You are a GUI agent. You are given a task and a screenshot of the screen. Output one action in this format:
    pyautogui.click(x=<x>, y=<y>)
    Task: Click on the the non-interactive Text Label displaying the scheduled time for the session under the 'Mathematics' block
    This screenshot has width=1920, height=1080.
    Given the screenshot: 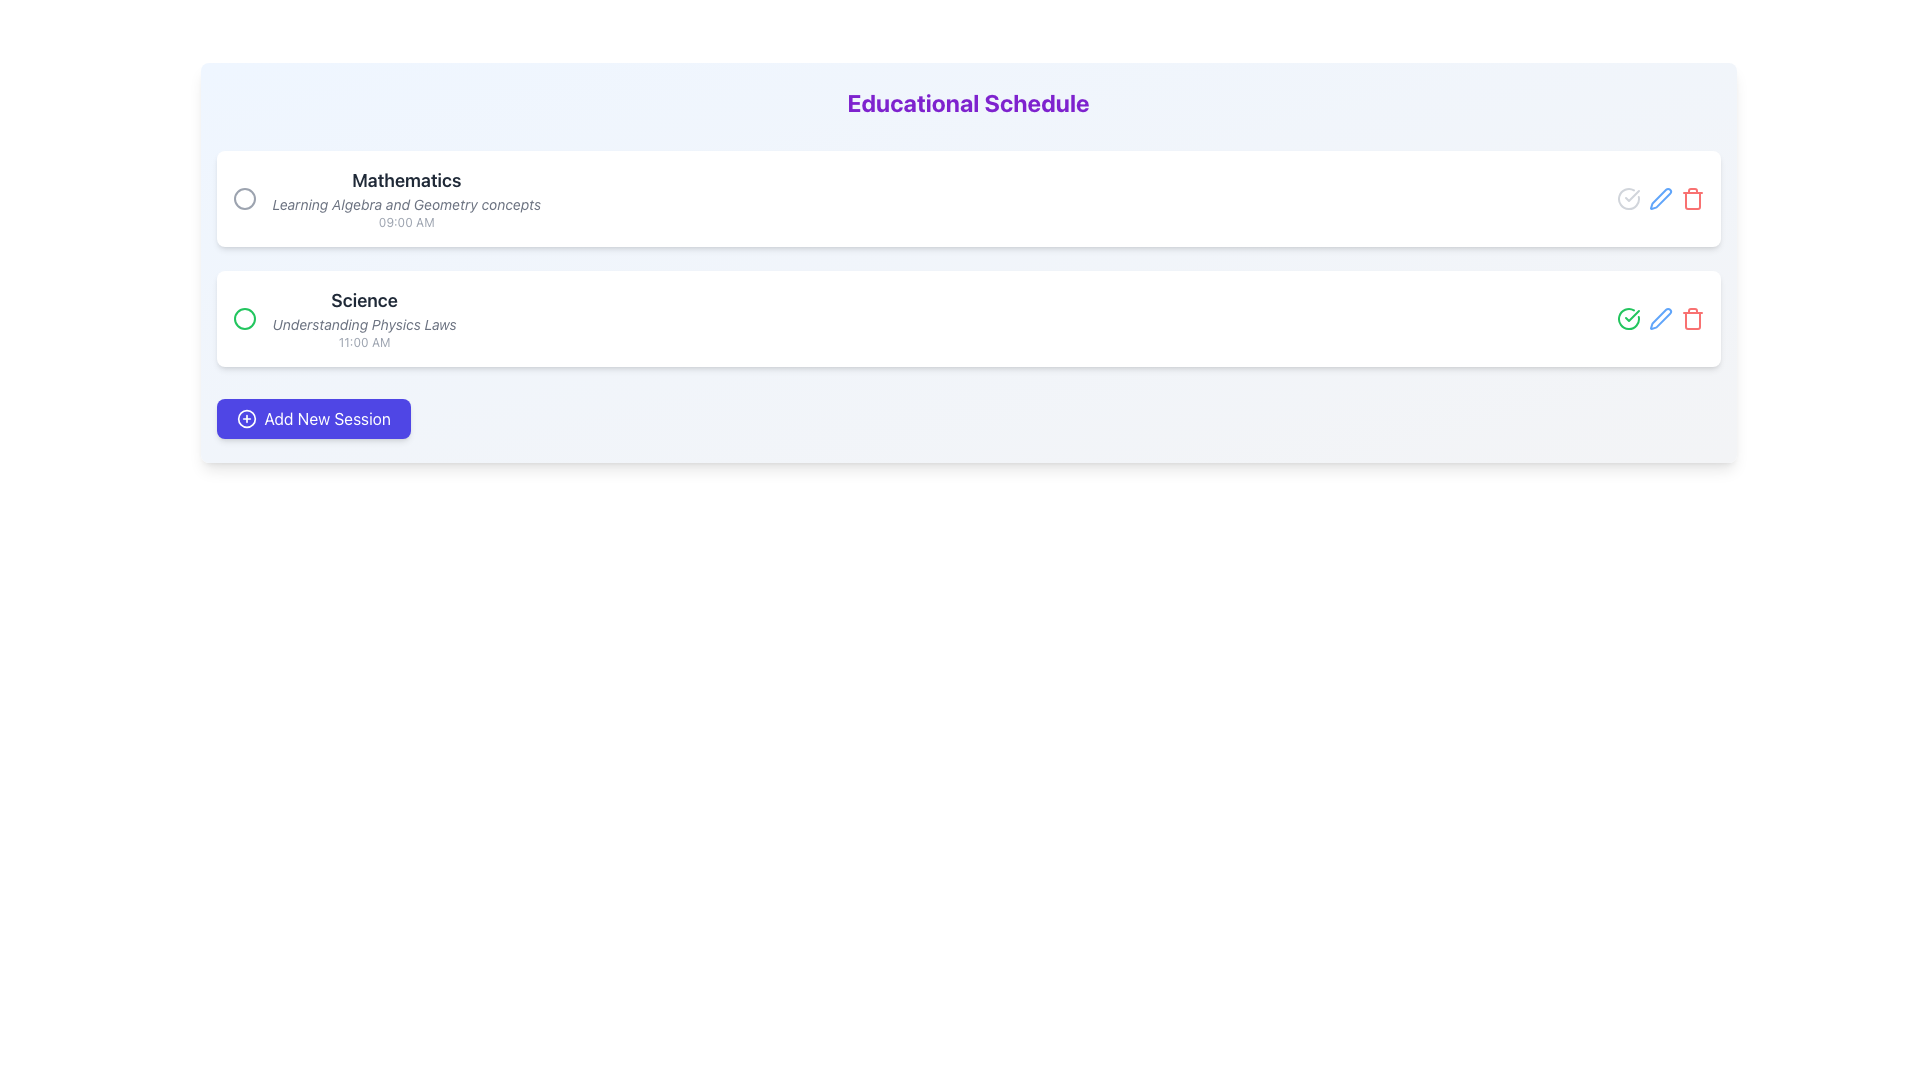 What is the action you would take?
    pyautogui.click(x=405, y=223)
    